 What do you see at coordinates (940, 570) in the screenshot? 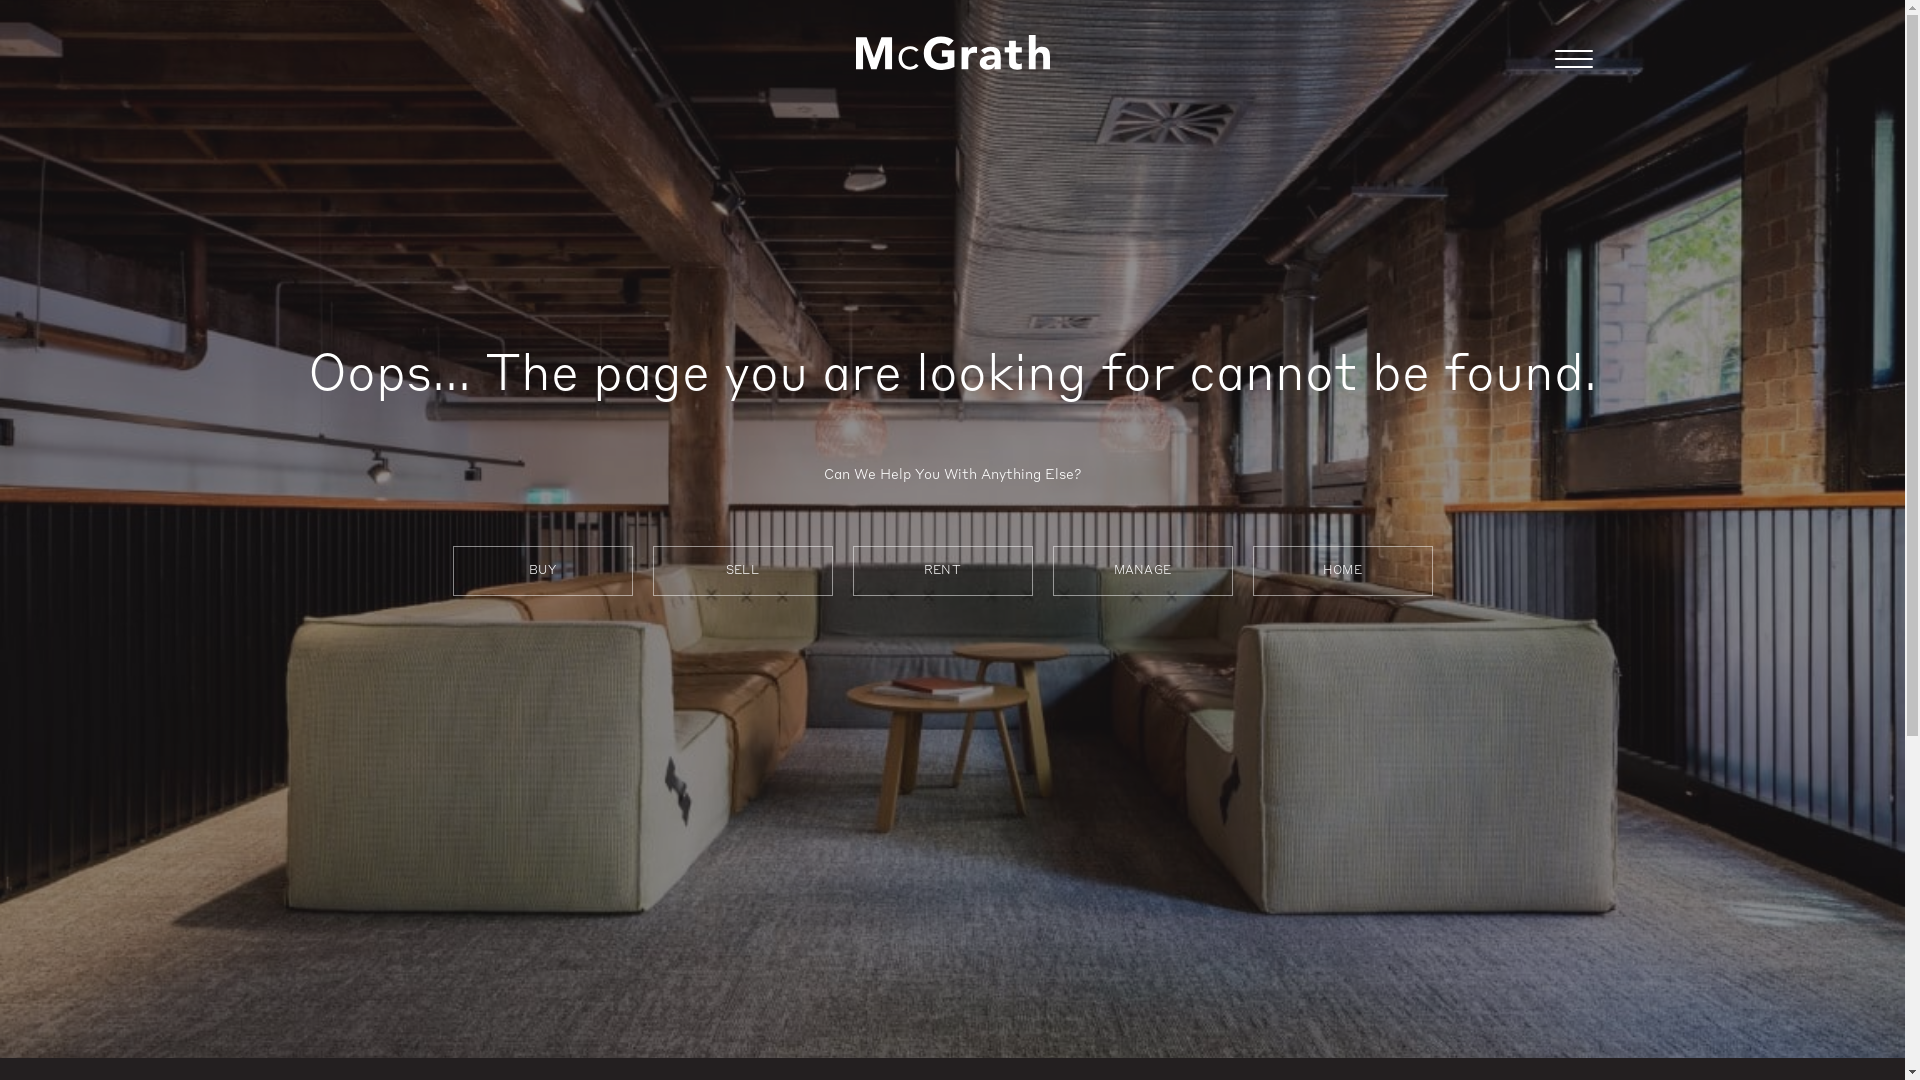
I see `'RENT'` at bounding box center [940, 570].